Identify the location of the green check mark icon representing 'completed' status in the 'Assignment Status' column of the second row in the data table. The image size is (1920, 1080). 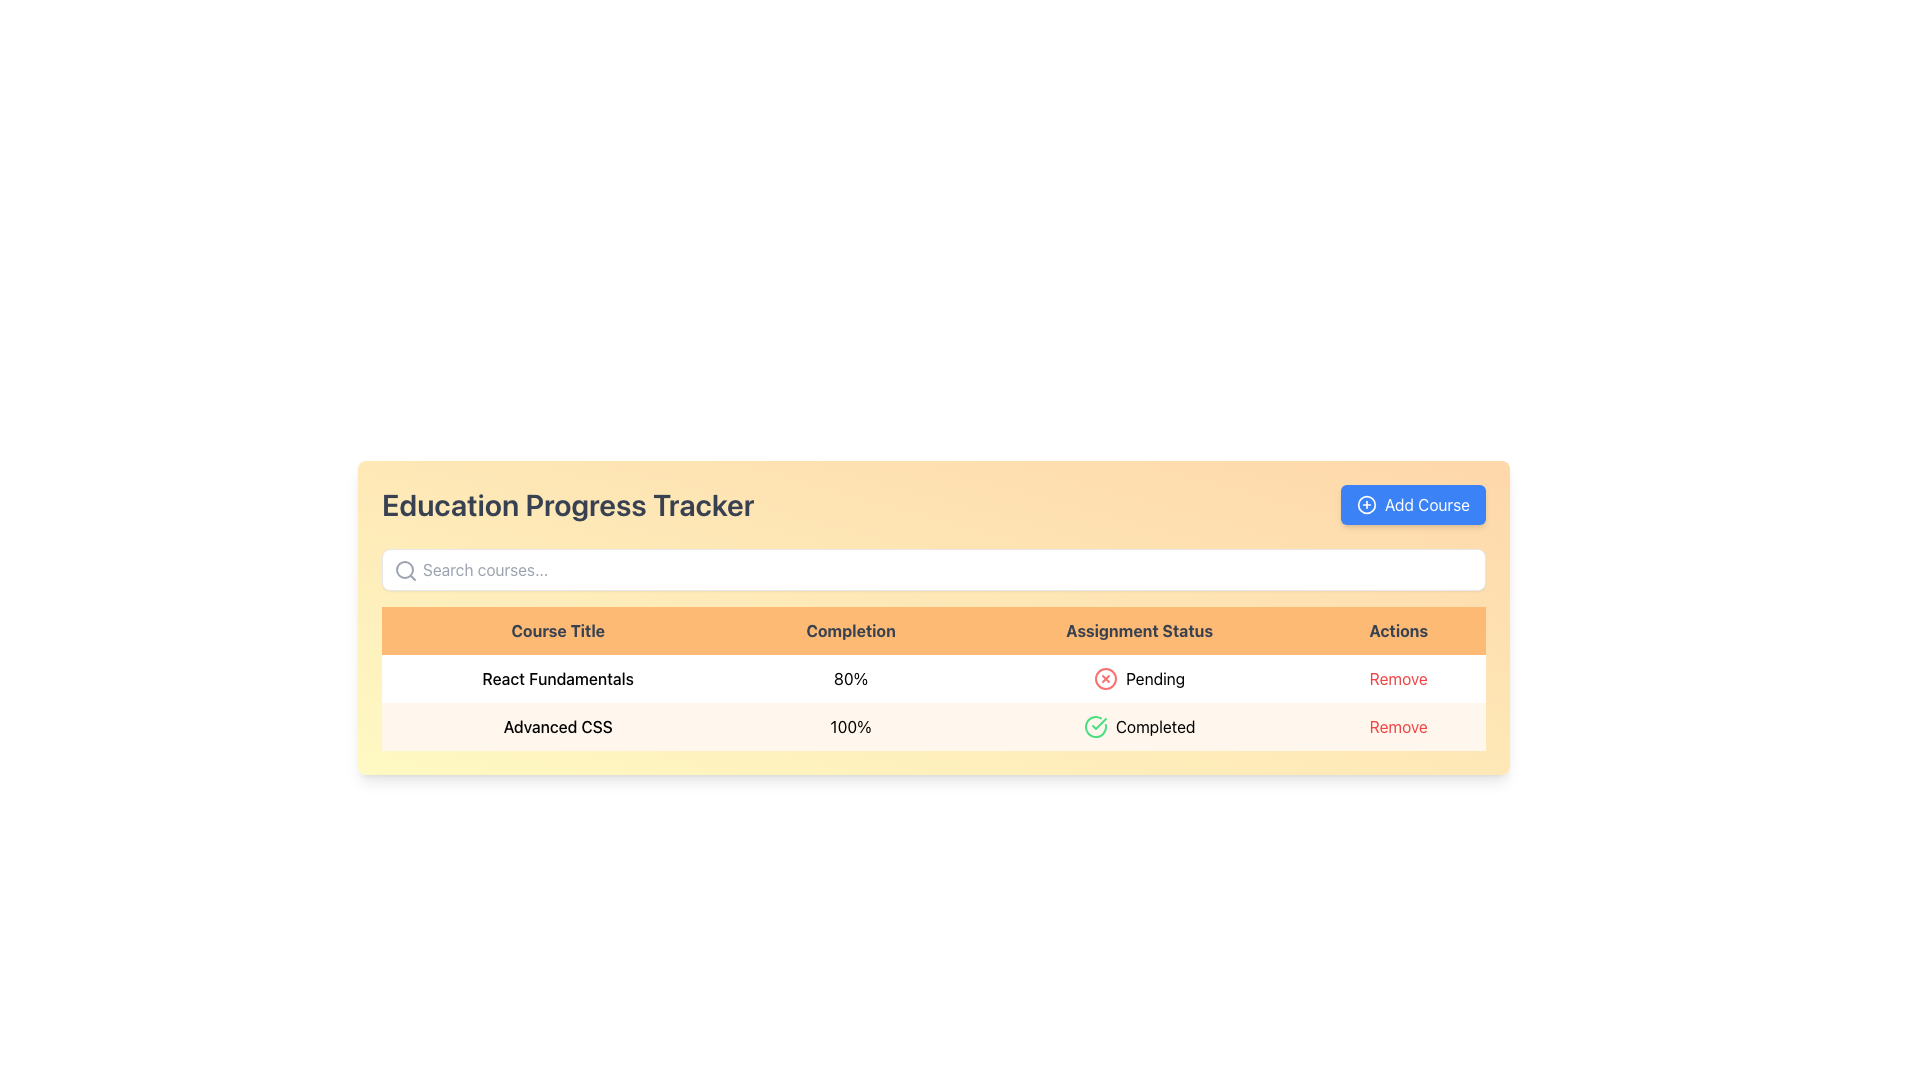
(1098, 724).